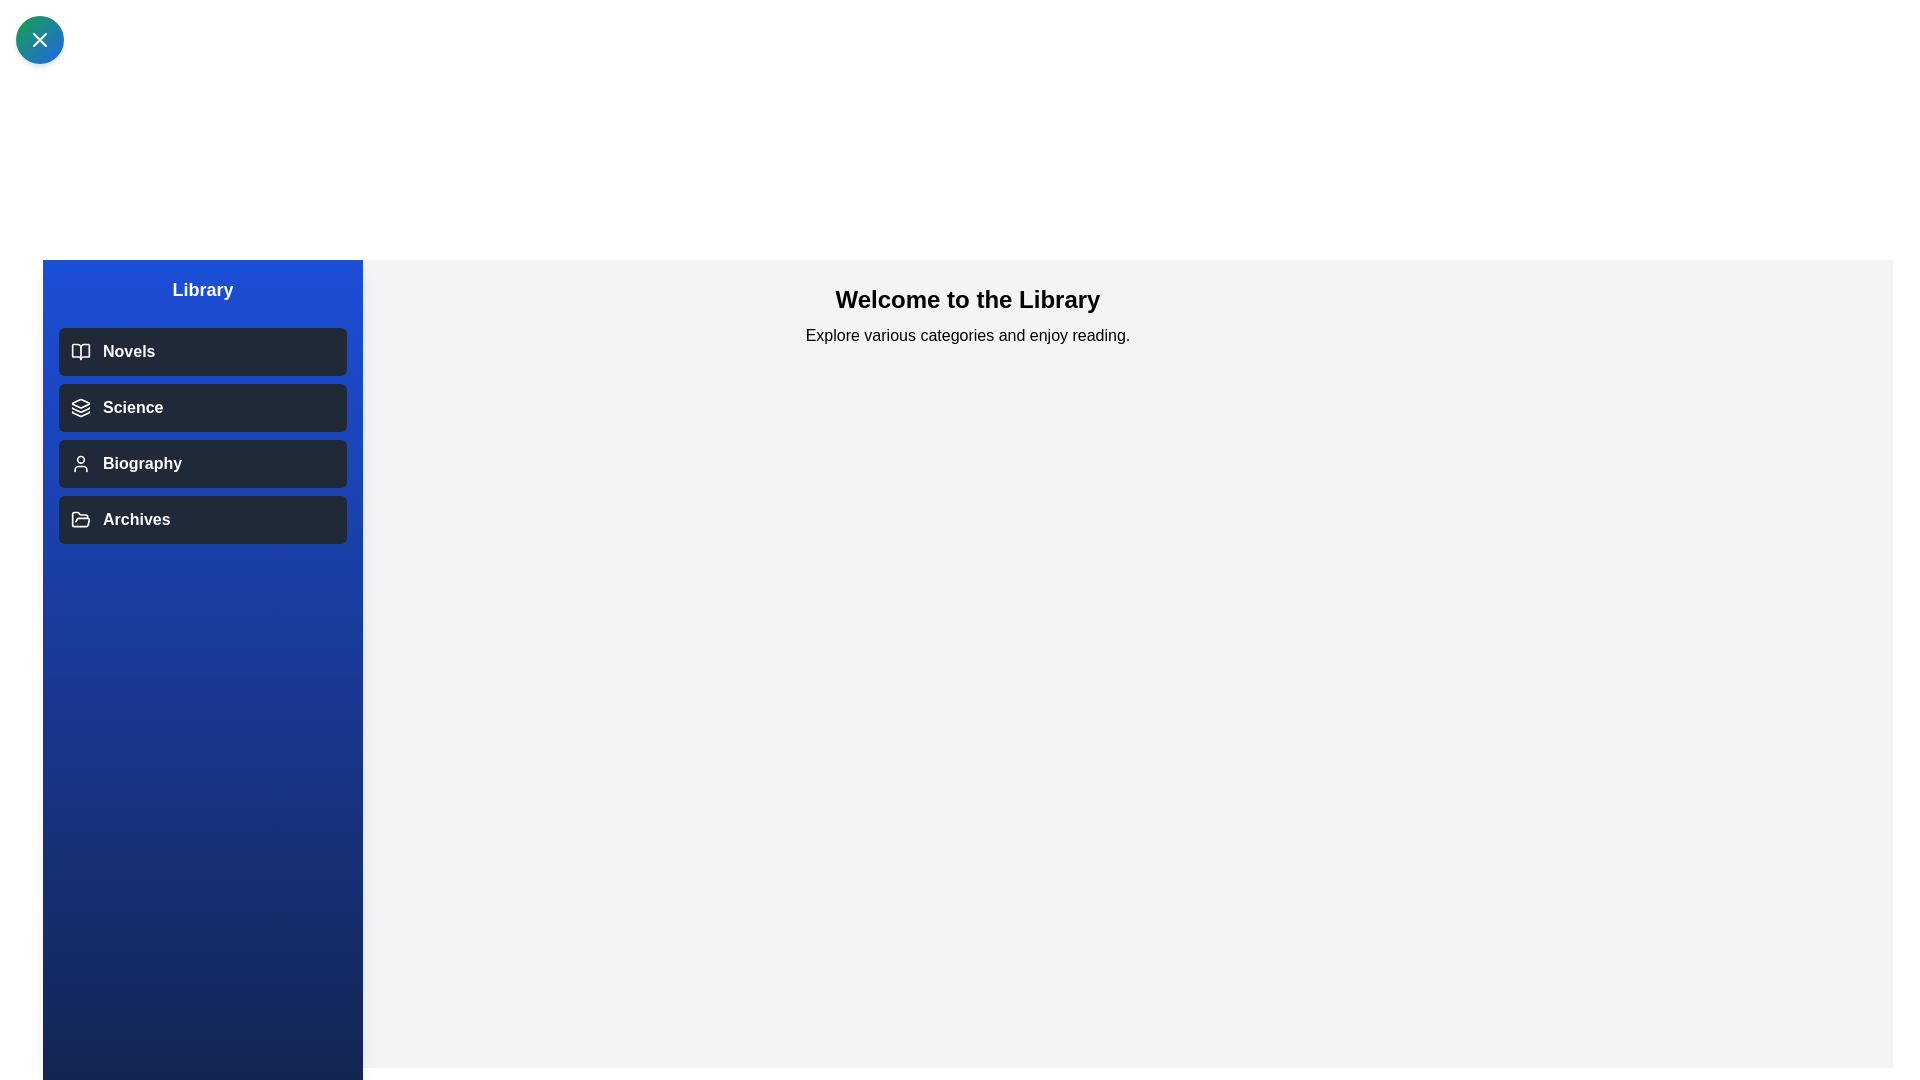  I want to click on button in the top-left corner to toggle the drawer visibility, so click(39, 39).